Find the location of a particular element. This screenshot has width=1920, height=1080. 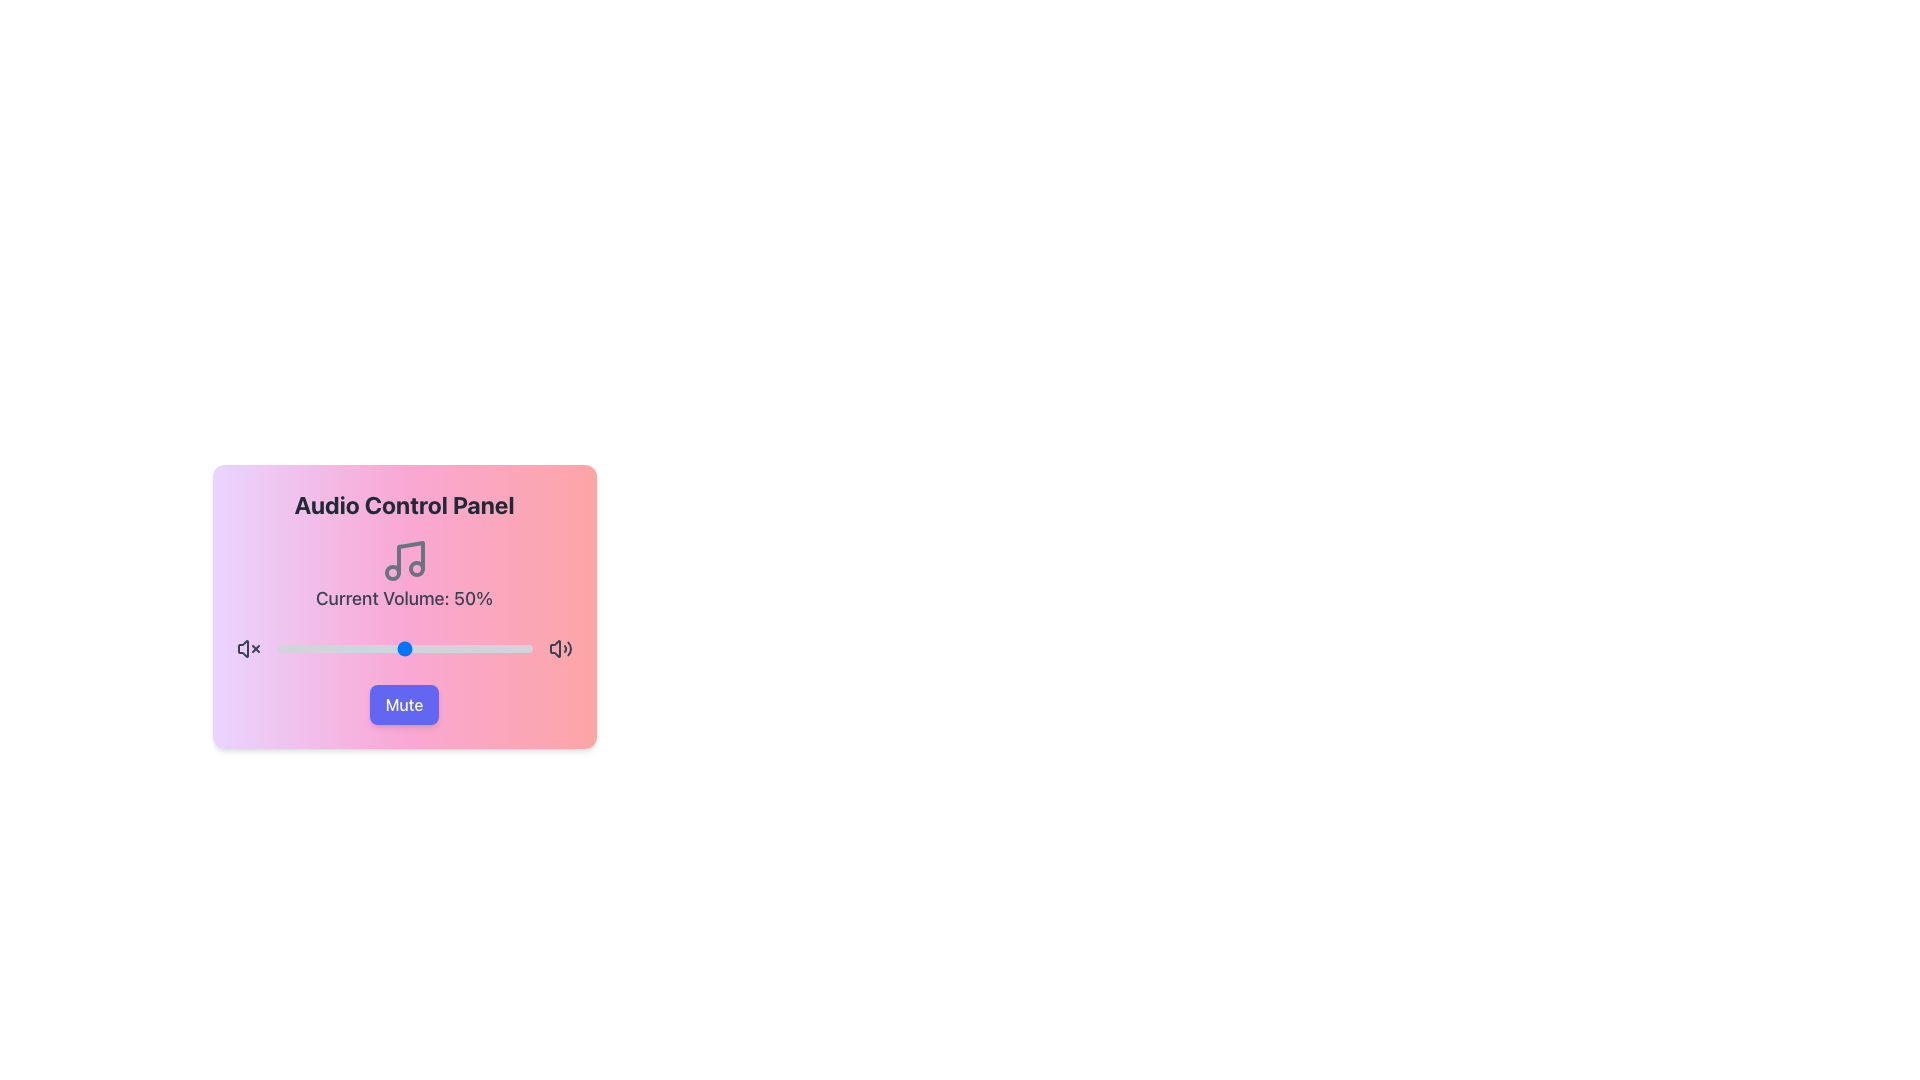

the volume is located at coordinates (340, 648).